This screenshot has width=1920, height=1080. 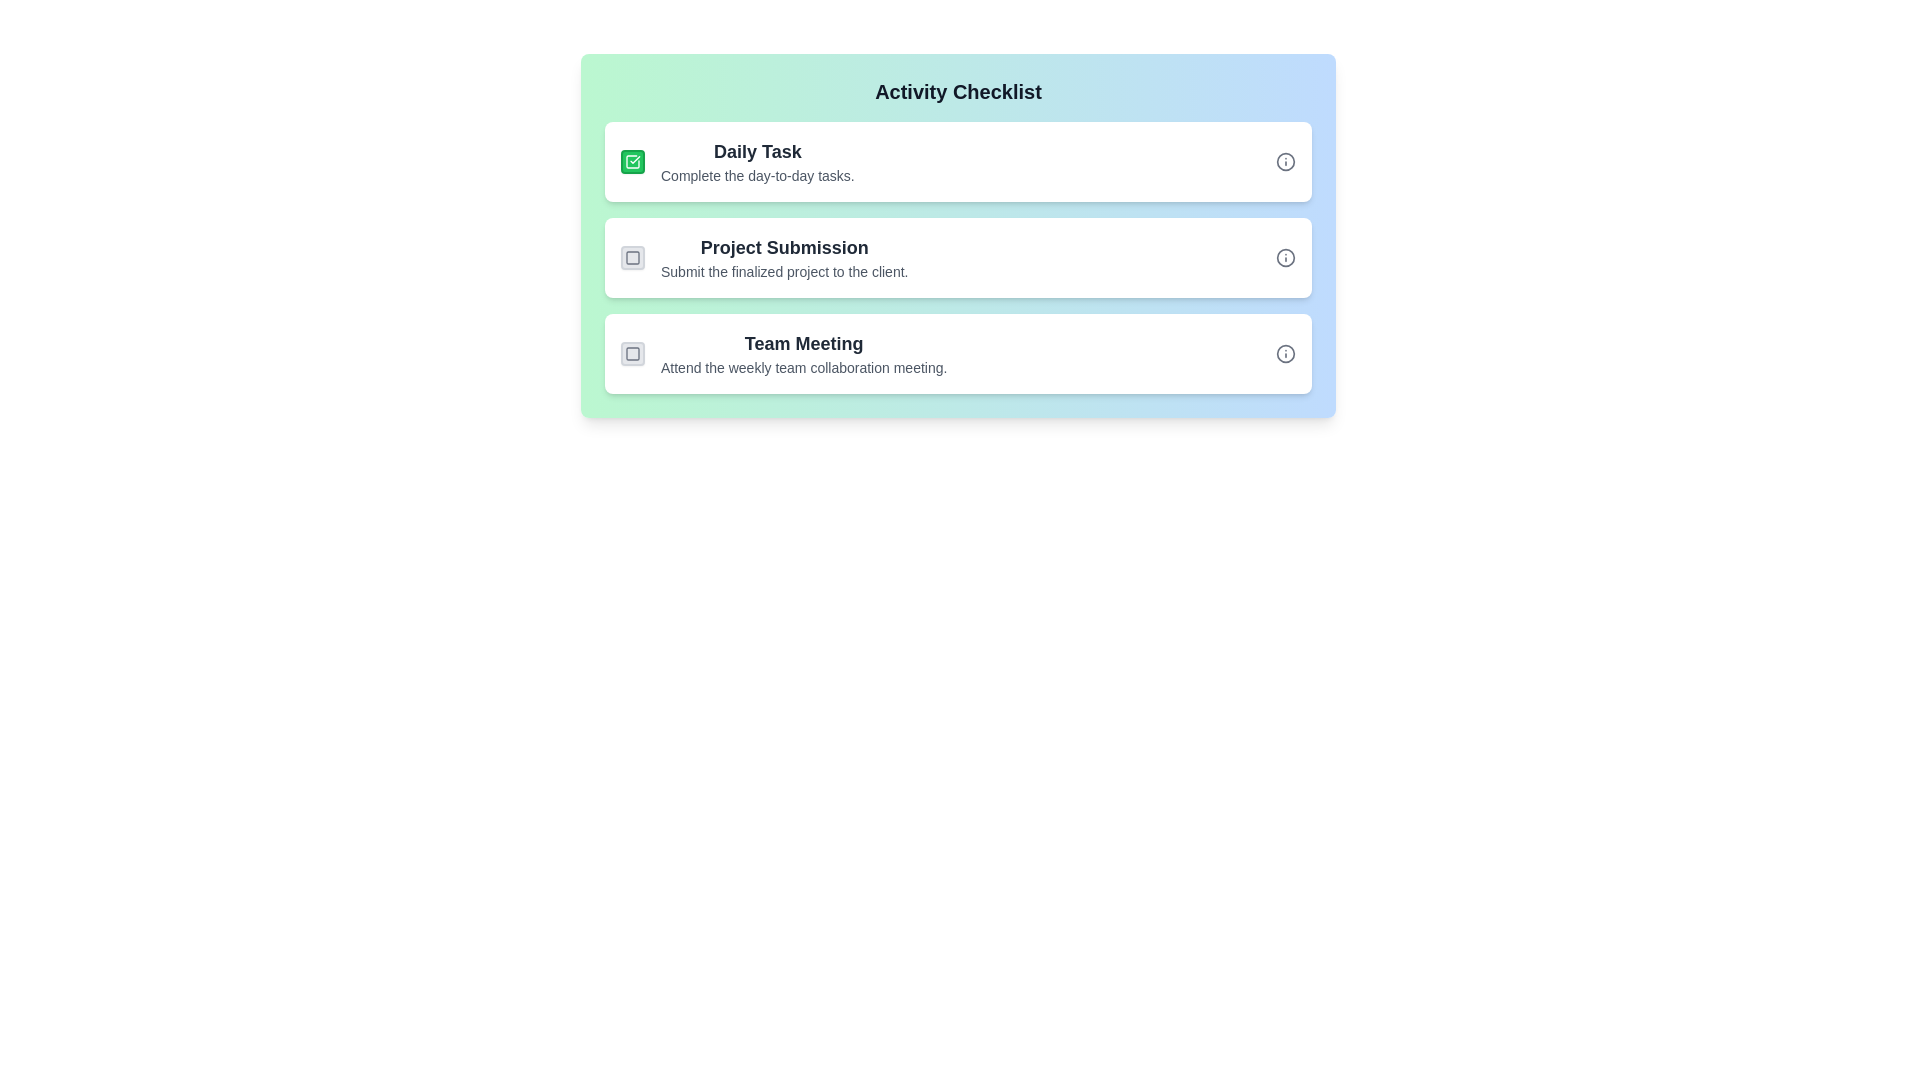 What do you see at coordinates (632, 257) in the screenshot?
I see `the square-shaped checkbox icon next to the 'Team Meeting' heading` at bounding box center [632, 257].